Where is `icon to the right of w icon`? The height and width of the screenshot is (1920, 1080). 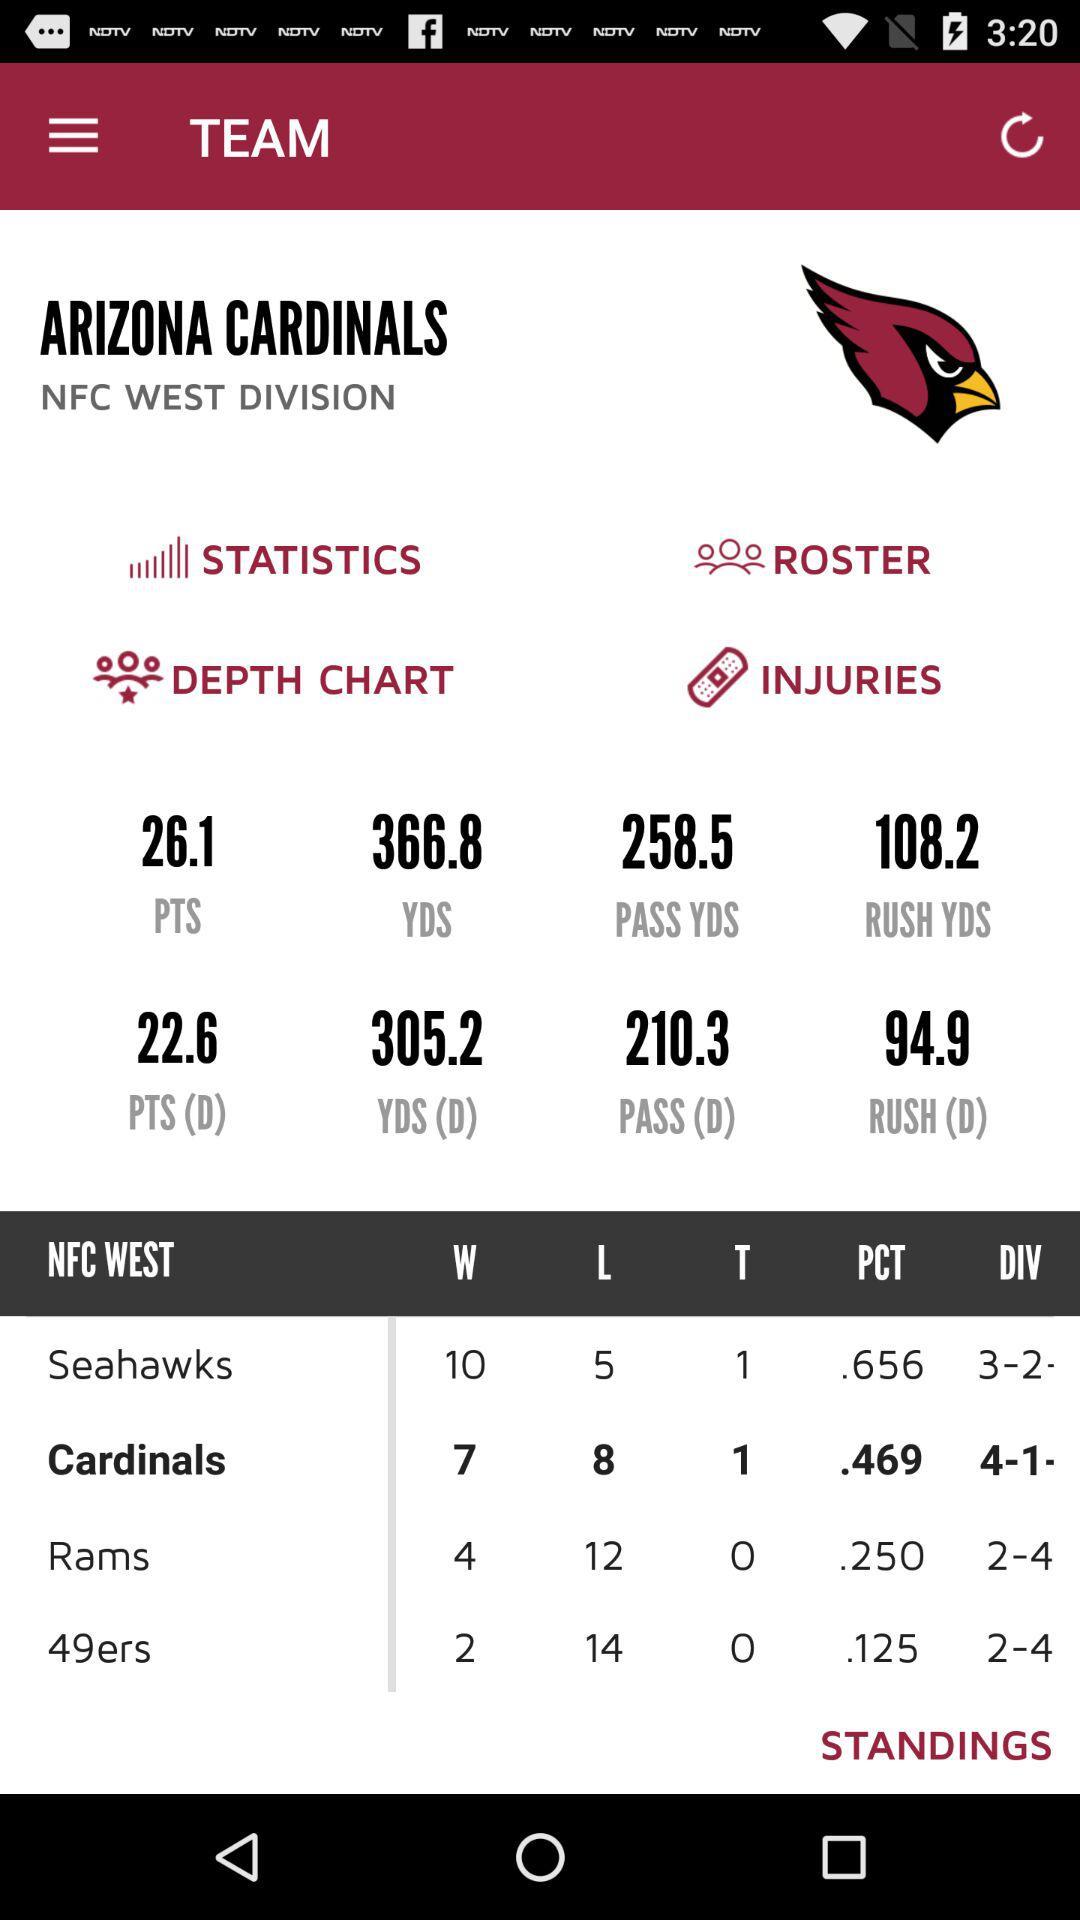 icon to the right of w icon is located at coordinates (603, 1262).